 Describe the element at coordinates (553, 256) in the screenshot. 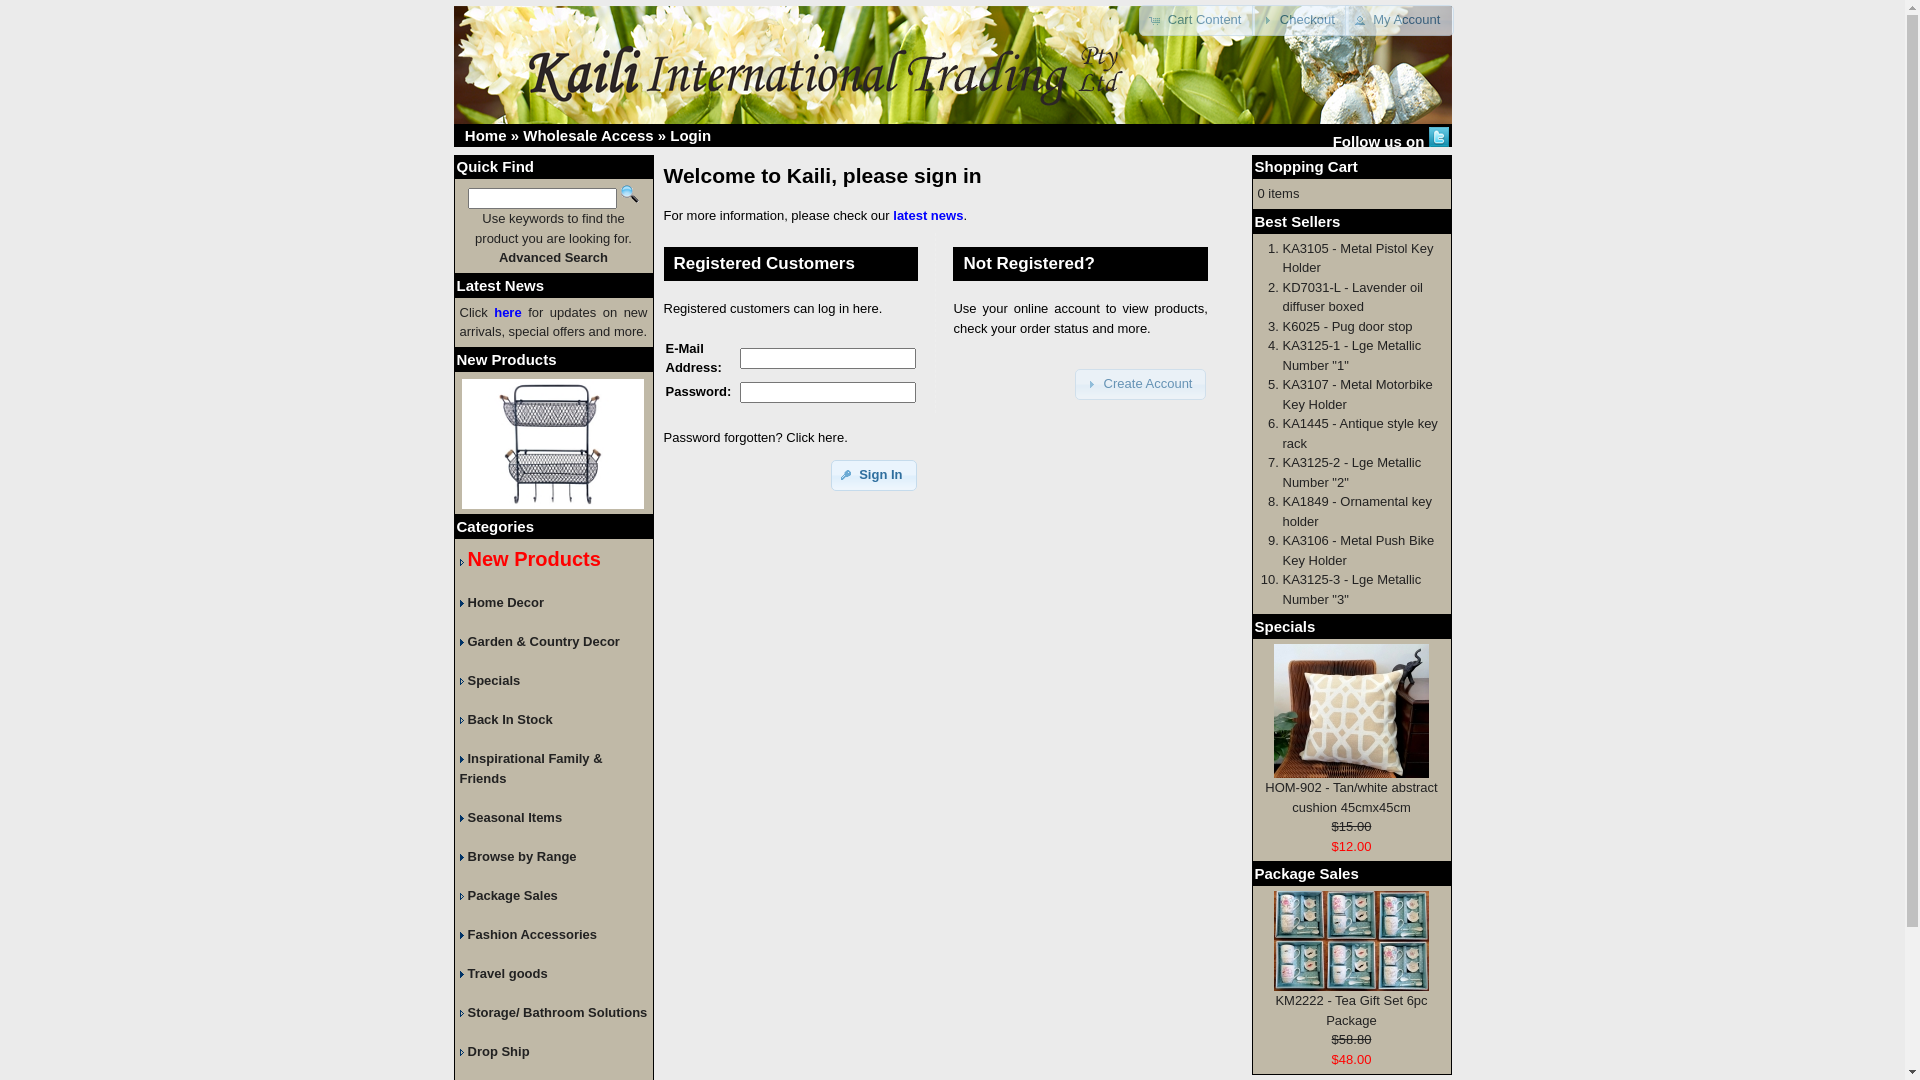

I see `'Advanced Search'` at that location.